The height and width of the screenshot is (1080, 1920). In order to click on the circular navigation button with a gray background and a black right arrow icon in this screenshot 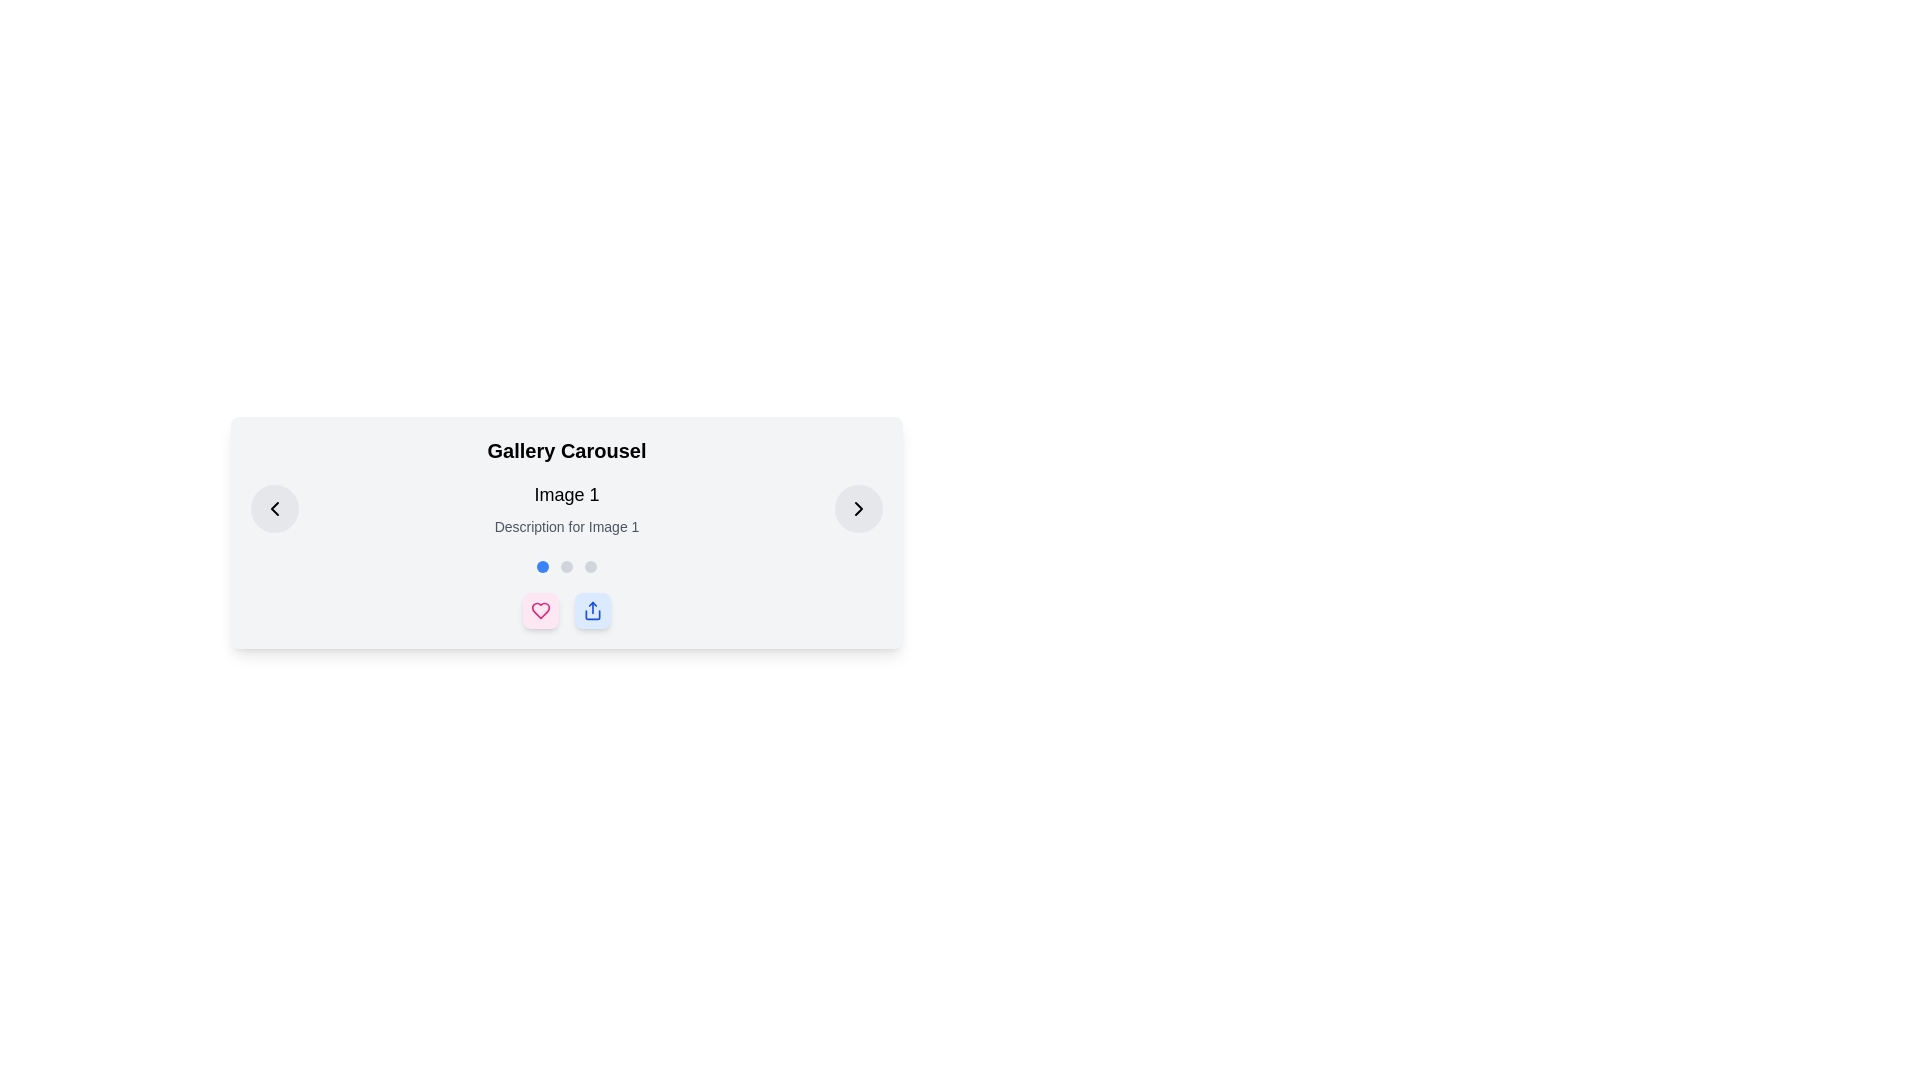, I will do `click(859, 508)`.